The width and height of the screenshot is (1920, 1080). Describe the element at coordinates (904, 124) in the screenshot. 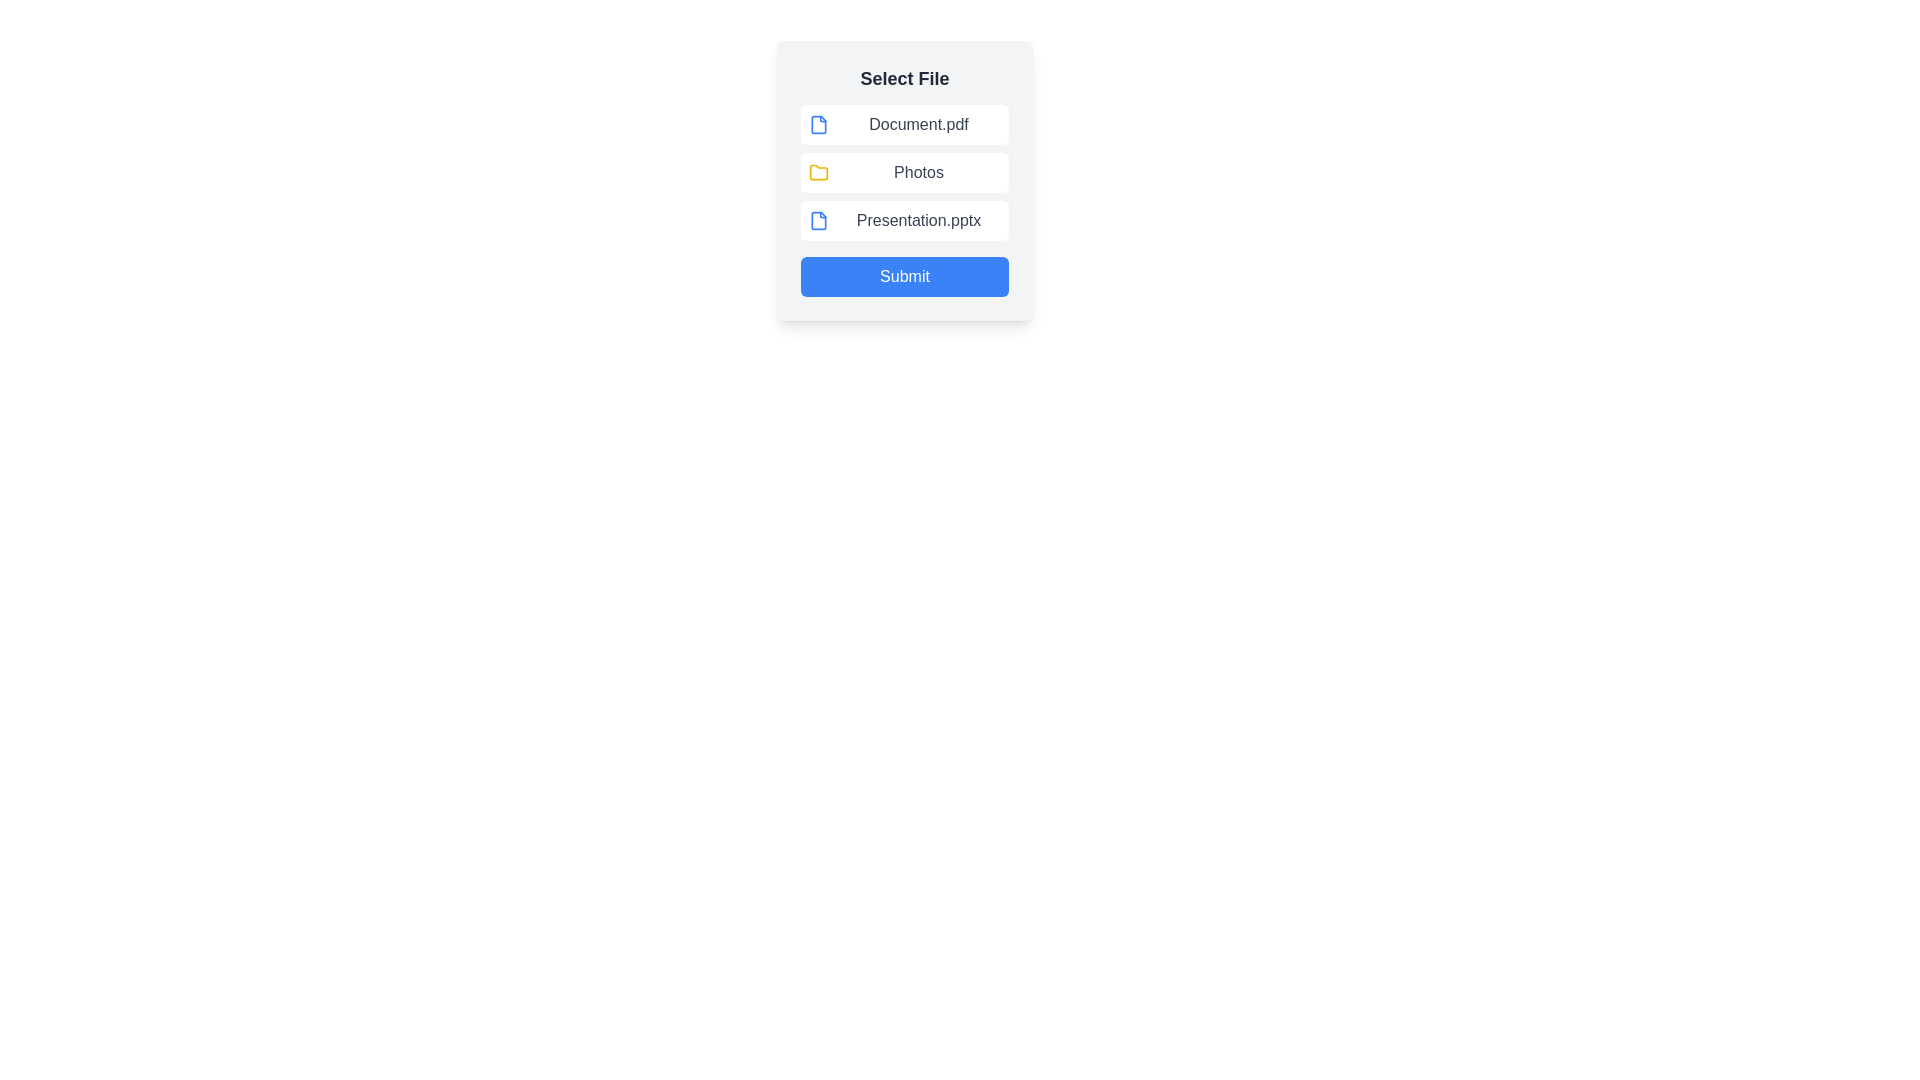

I see `the selectable file representation labeled 'Document.pdf' which consists of a blue document icon and dark text` at that location.